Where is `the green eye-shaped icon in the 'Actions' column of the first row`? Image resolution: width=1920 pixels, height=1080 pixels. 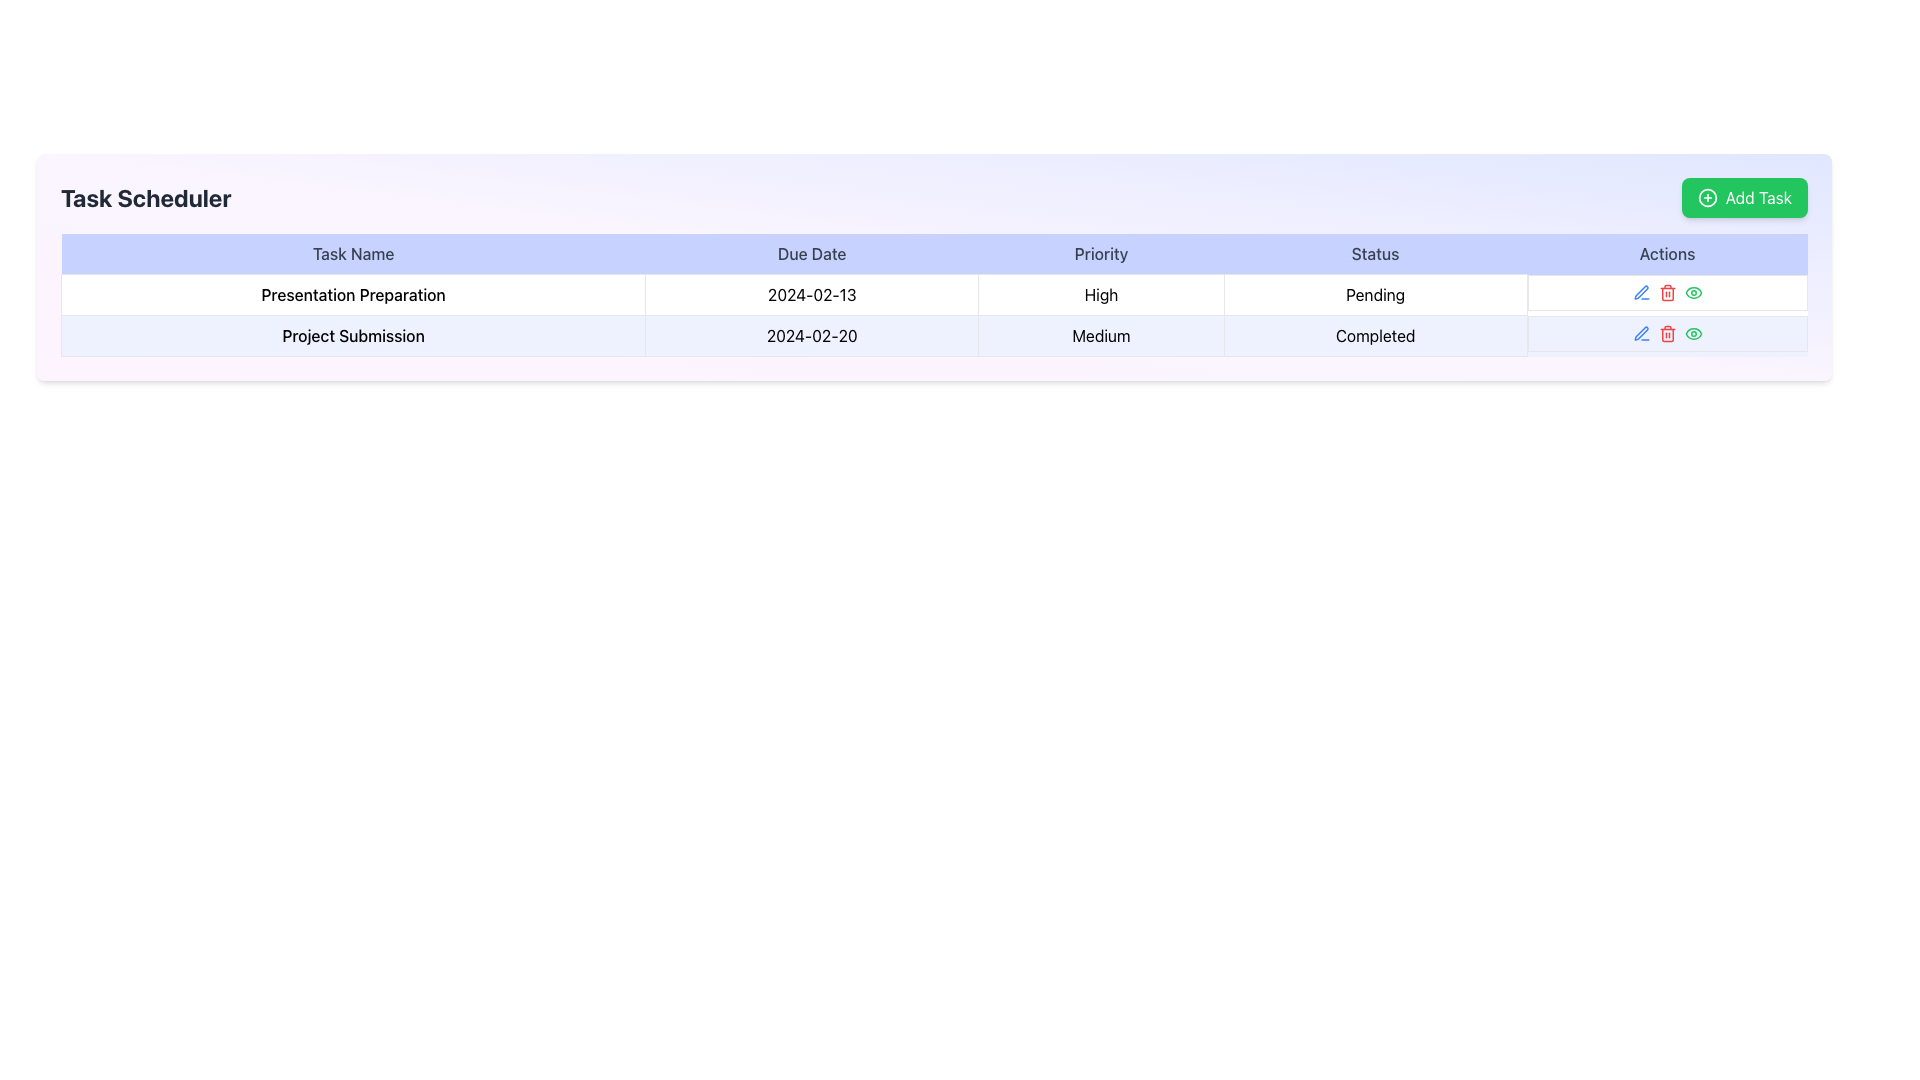
the green eye-shaped icon in the 'Actions' column of the first row is located at coordinates (1692, 332).